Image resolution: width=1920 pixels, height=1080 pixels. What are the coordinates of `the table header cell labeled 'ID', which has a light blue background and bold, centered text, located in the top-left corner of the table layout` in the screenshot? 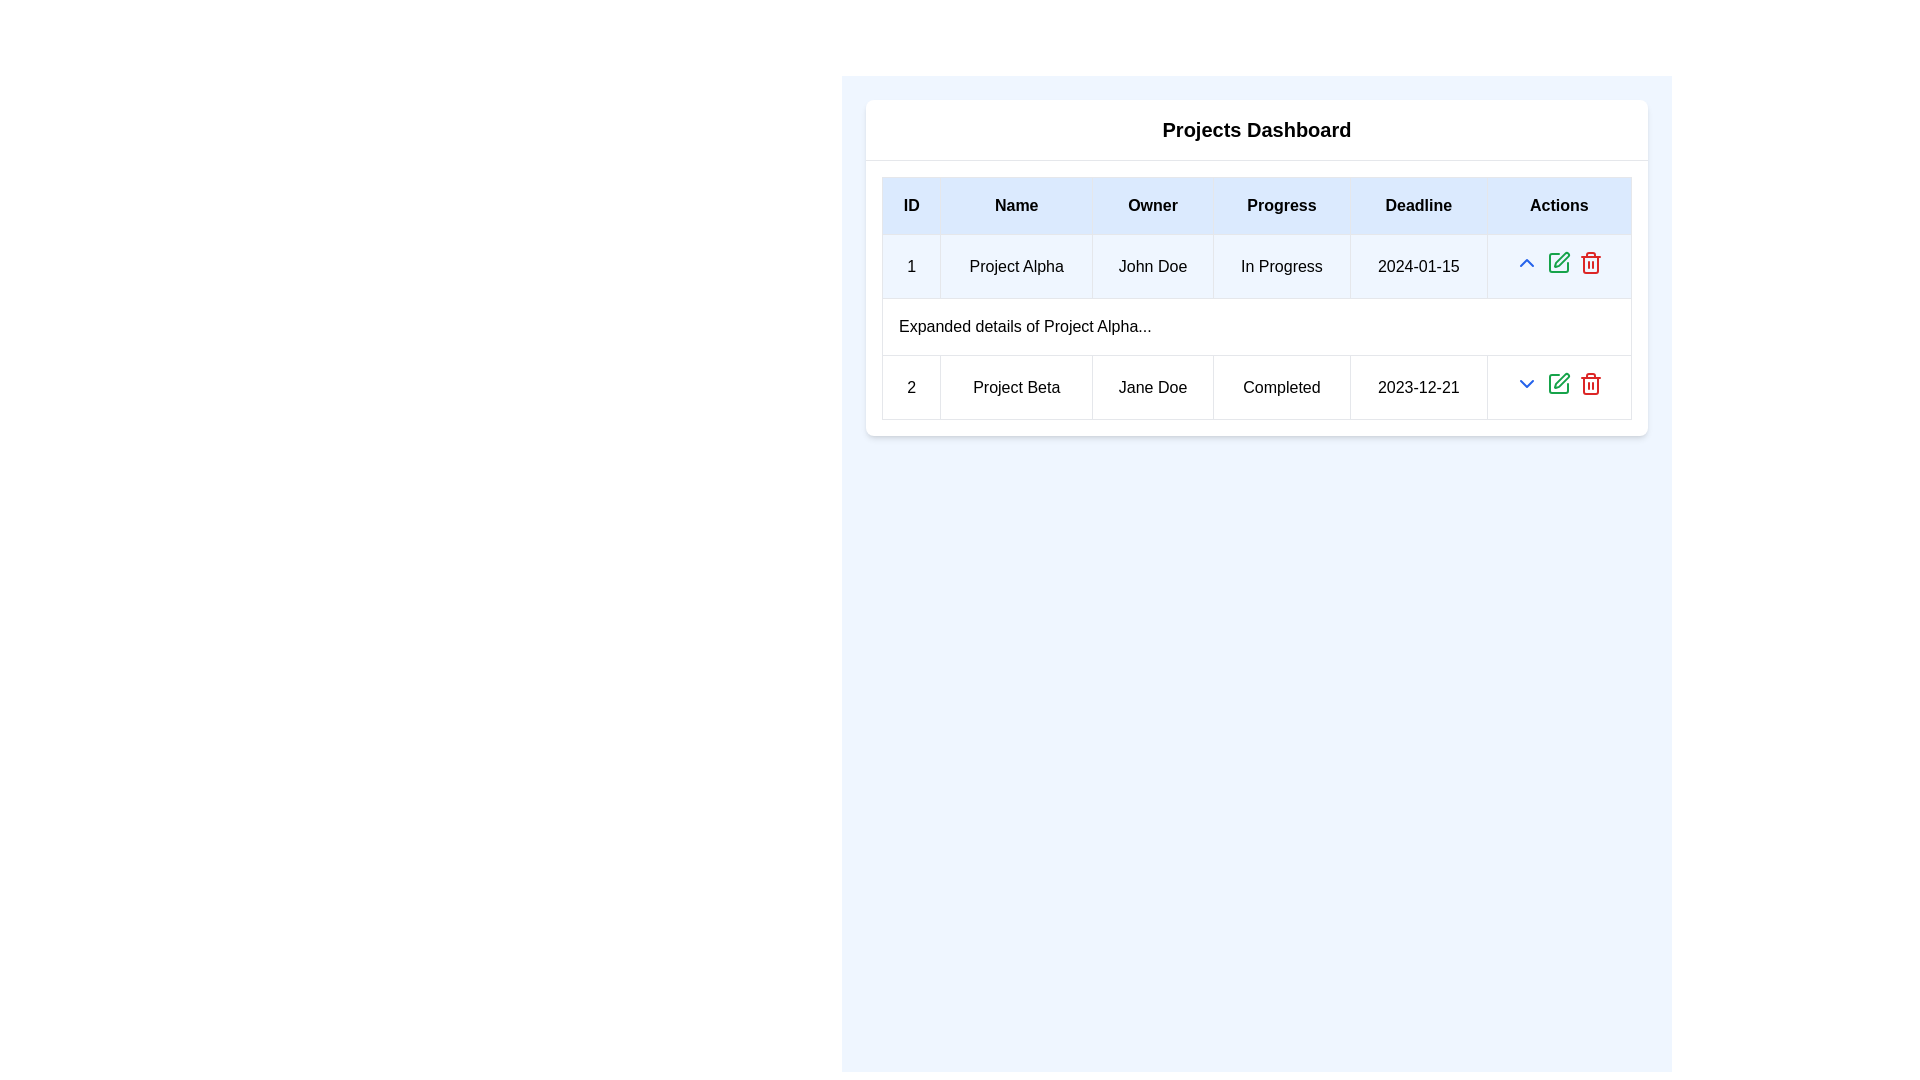 It's located at (910, 205).